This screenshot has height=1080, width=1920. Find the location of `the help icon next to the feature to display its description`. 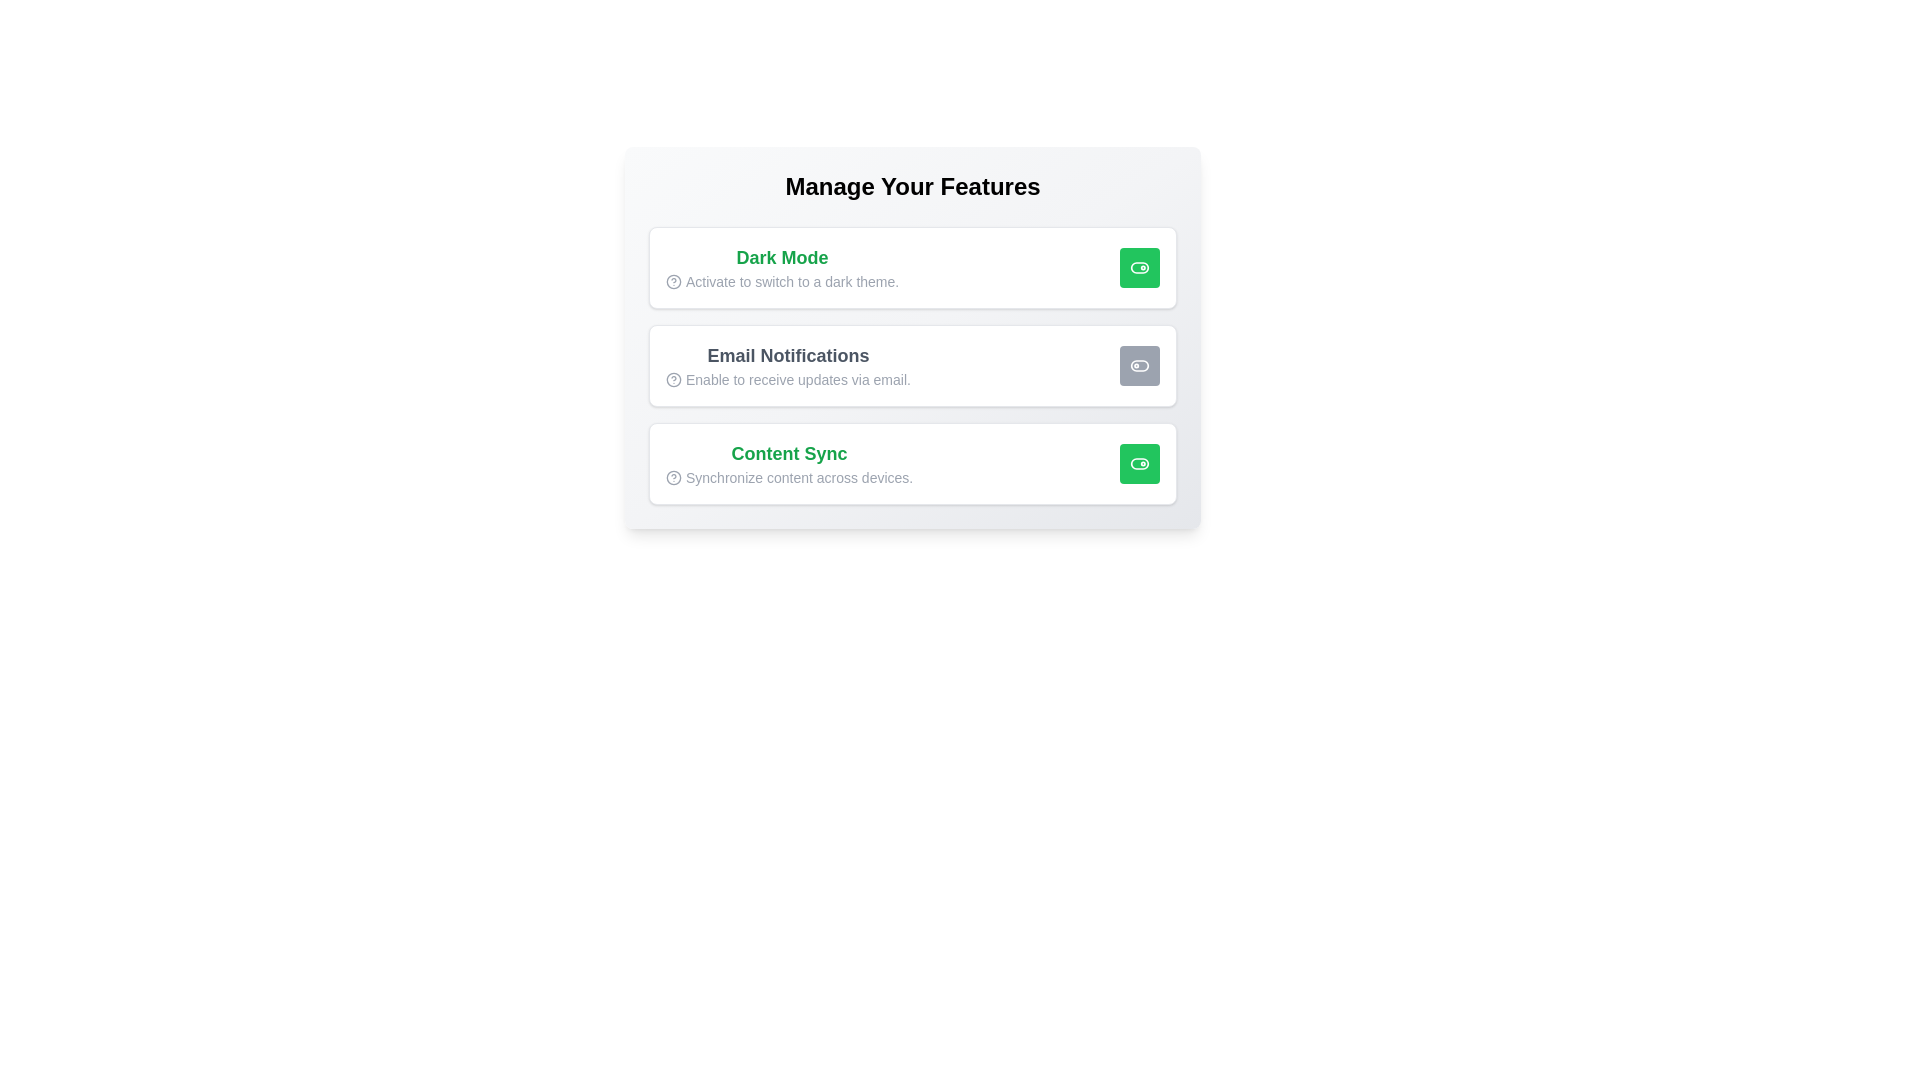

the help icon next to the feature to display its description is located at coordinates (673, 281).